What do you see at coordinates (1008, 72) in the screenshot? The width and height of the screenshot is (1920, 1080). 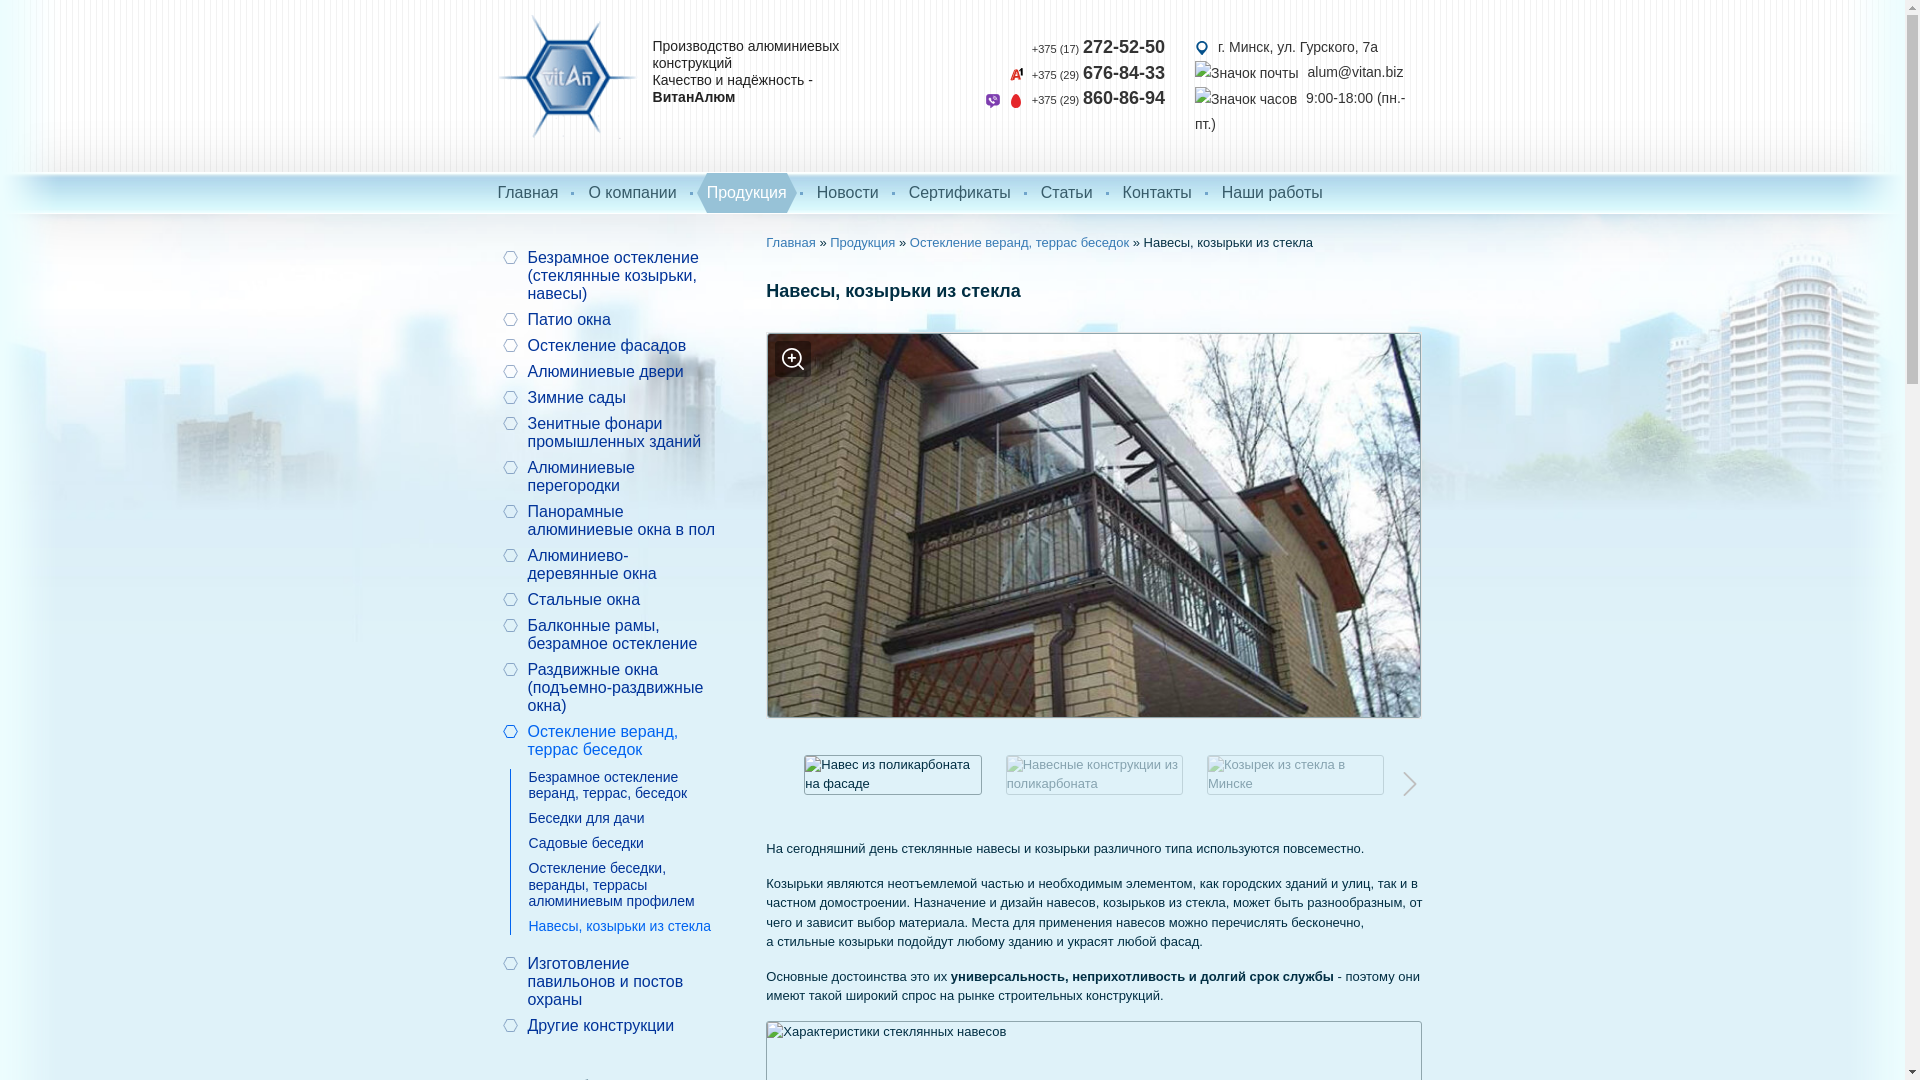 I see `'+375 (29) 676-84-33'` at bounding box center [1008, 72].